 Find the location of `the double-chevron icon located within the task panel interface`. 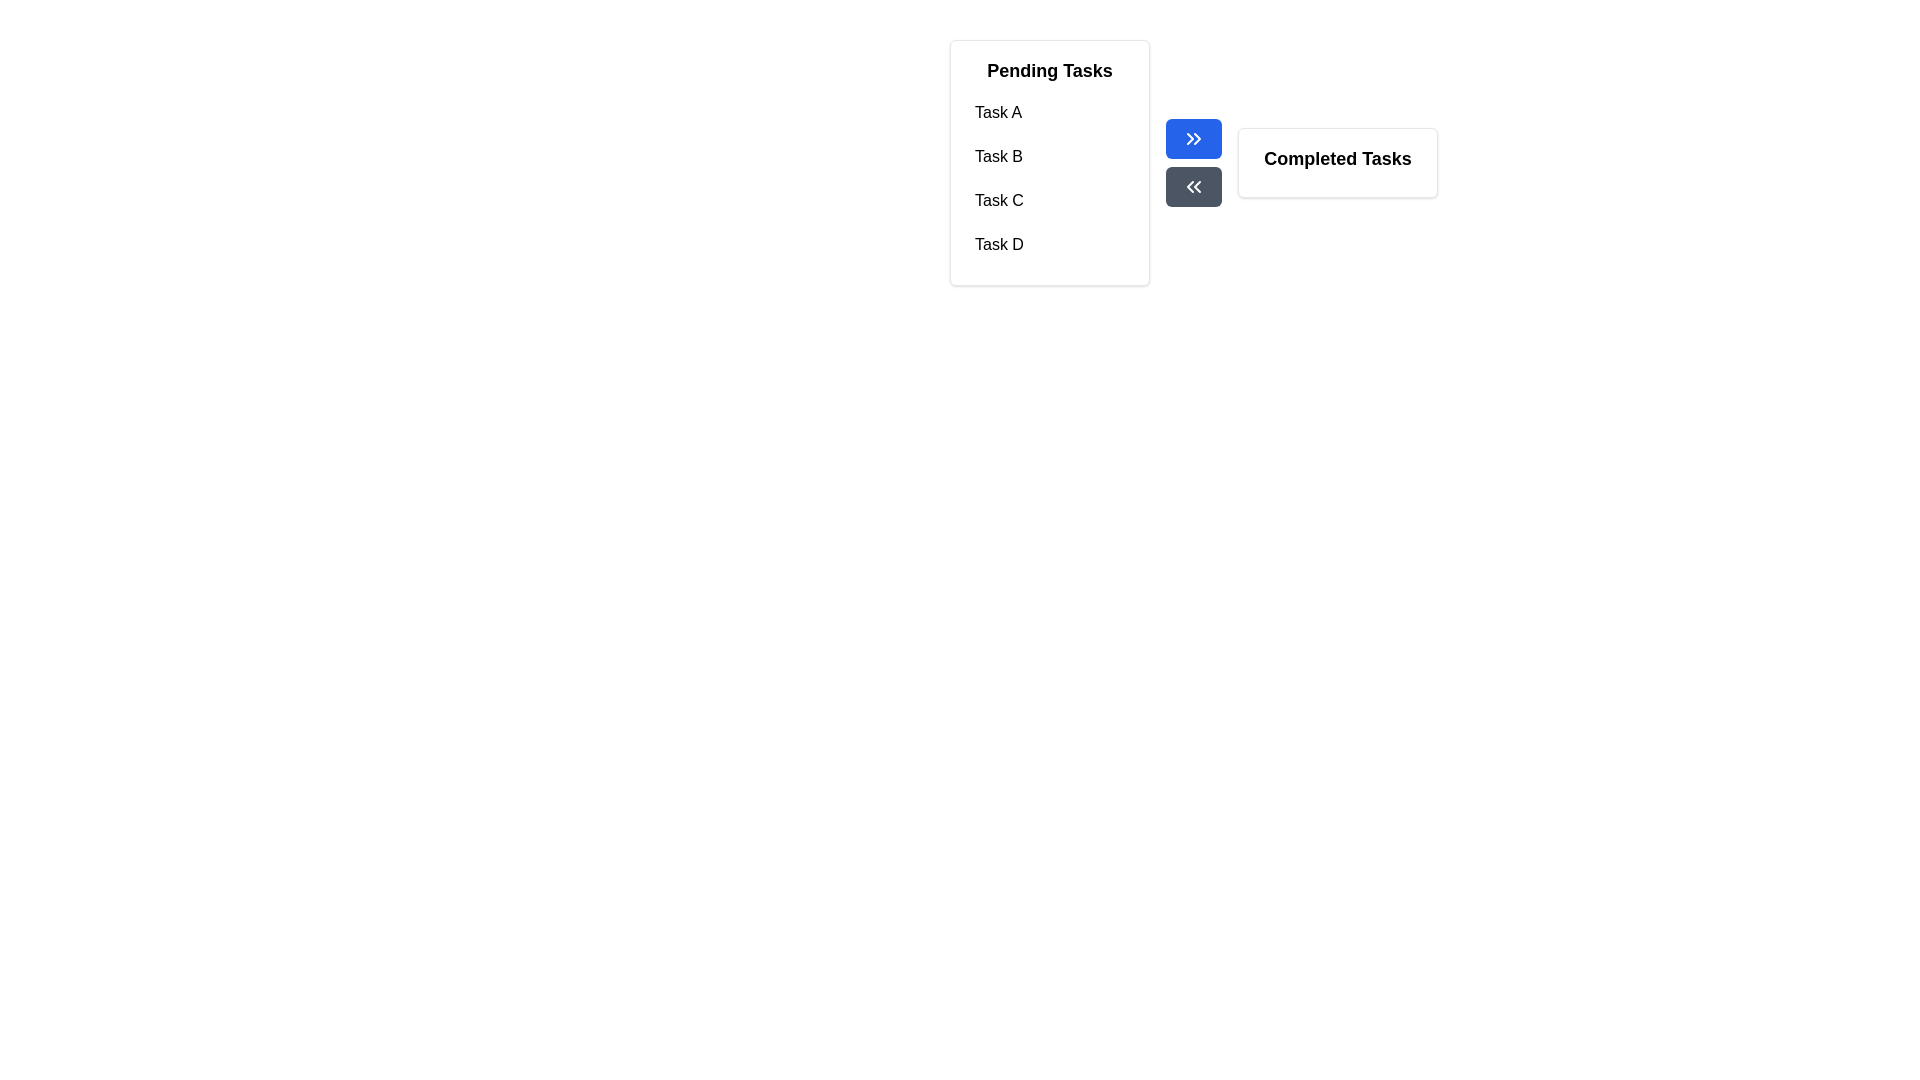

the double-chevron icon located within the task panel interface is located at coordinates (1194, 186).